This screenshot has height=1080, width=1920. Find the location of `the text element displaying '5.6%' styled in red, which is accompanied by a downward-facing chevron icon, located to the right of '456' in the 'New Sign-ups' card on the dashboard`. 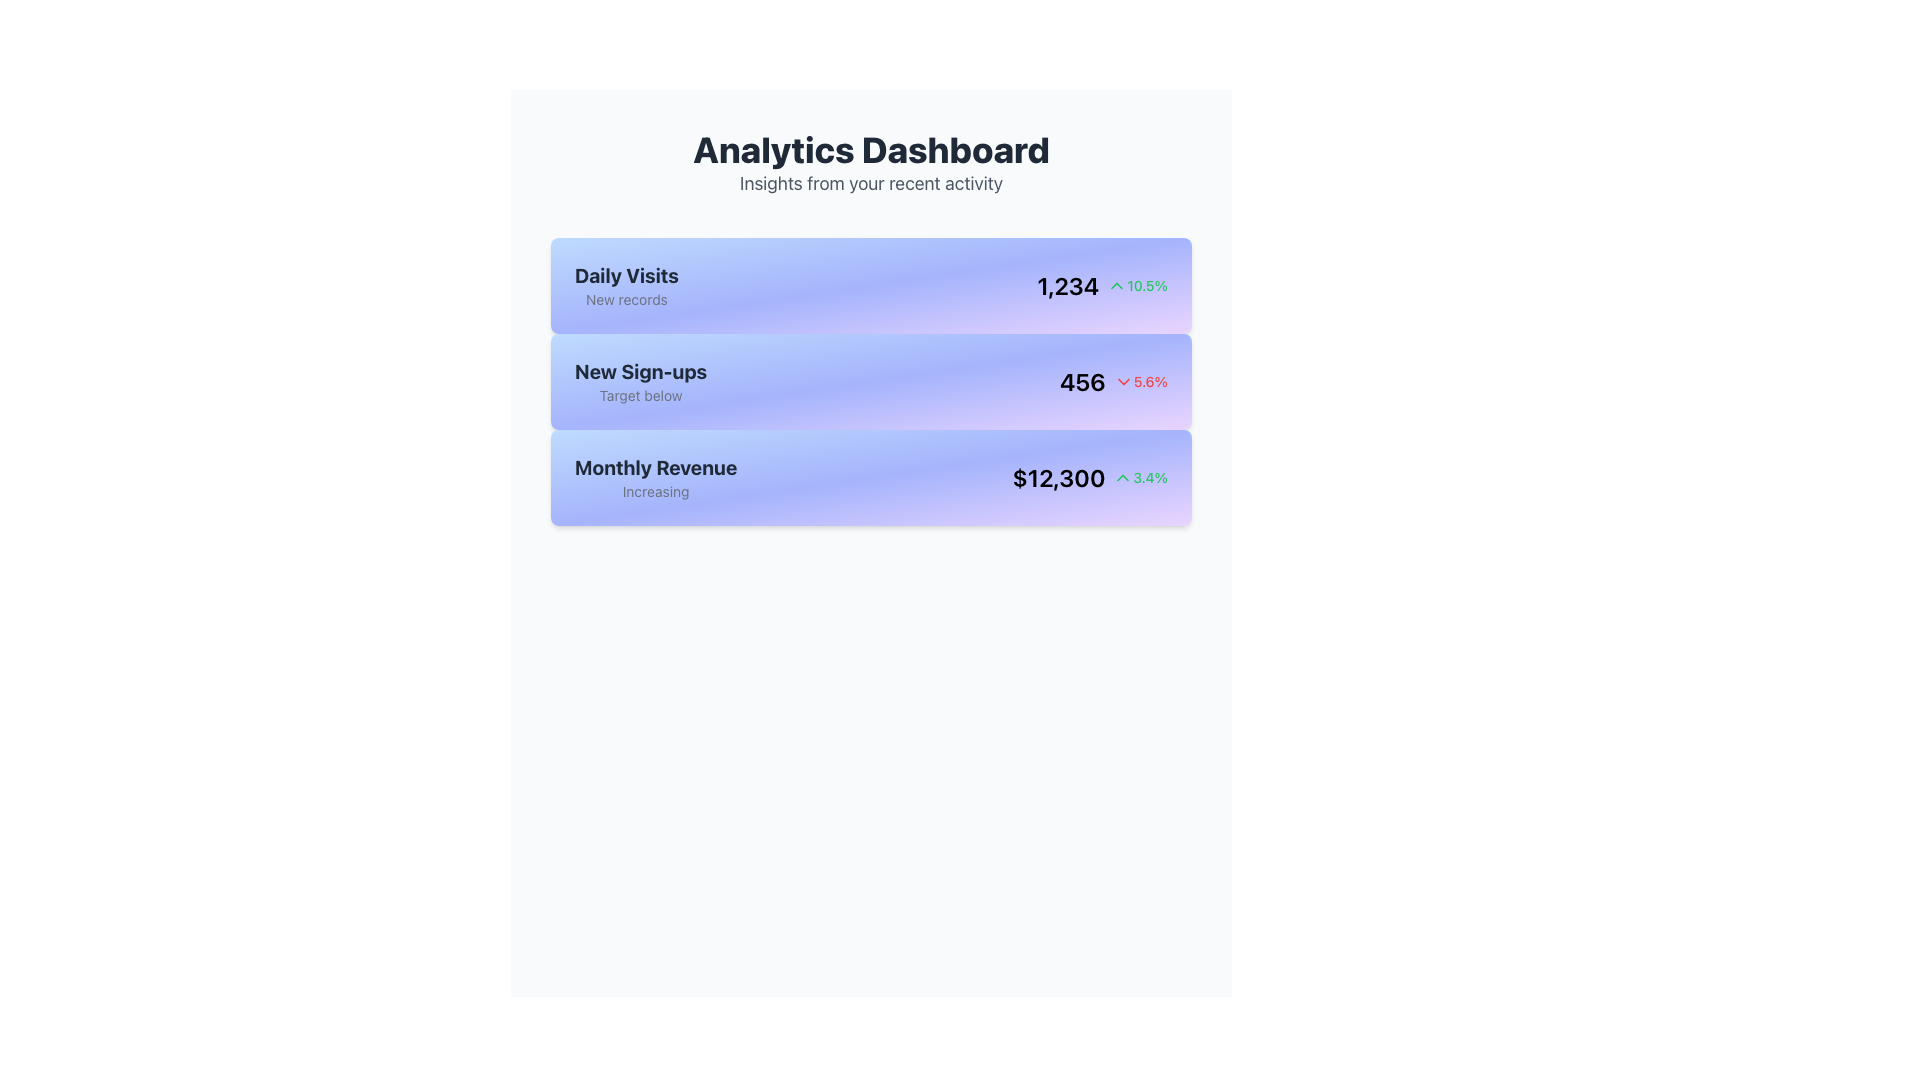

the text element displaying '5.6%' styled in red, which is accompanied by a downward-facing chevron icon, located to the right of '456' in the 'New Sign-ups' card on the dashboard is located at coordinates (1140, 381).